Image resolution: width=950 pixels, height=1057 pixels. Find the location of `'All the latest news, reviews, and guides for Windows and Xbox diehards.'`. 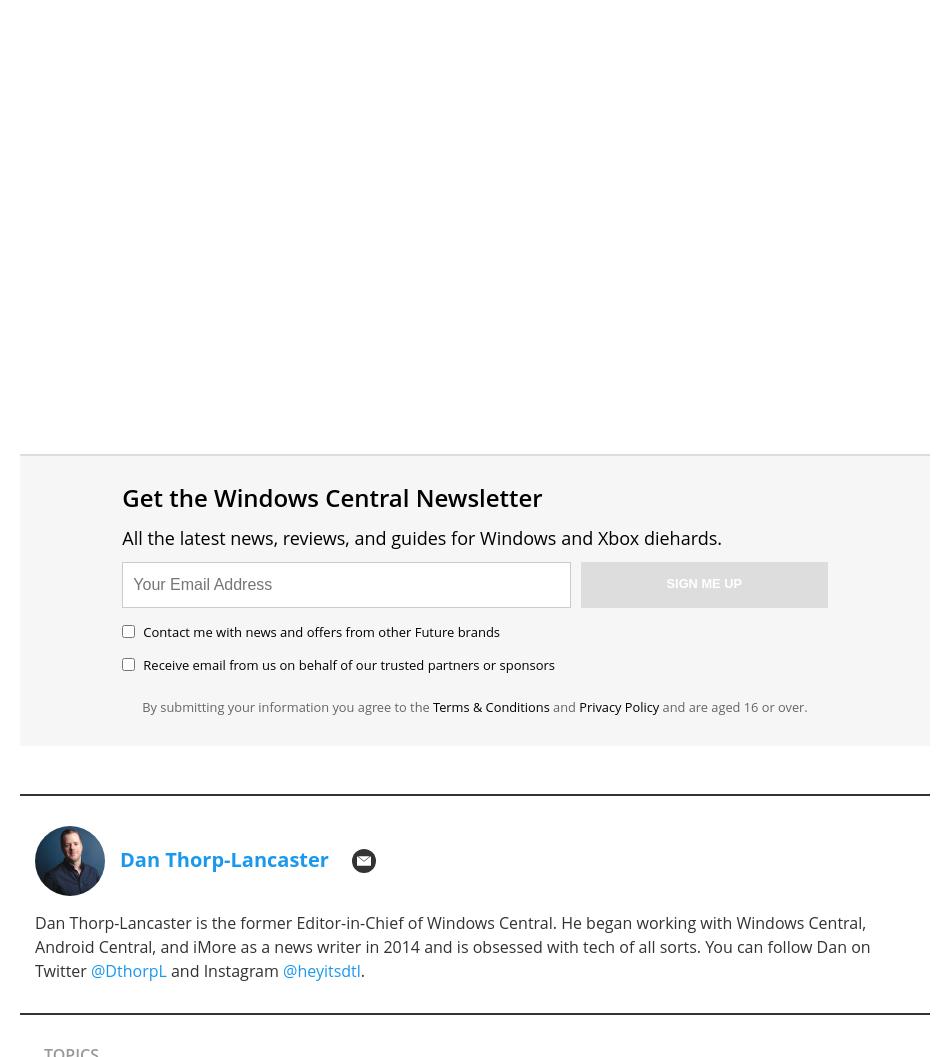

'All the latest news, reviews, and guides for Windows and Xbox diehards.' is located at coordinates (121, 535).